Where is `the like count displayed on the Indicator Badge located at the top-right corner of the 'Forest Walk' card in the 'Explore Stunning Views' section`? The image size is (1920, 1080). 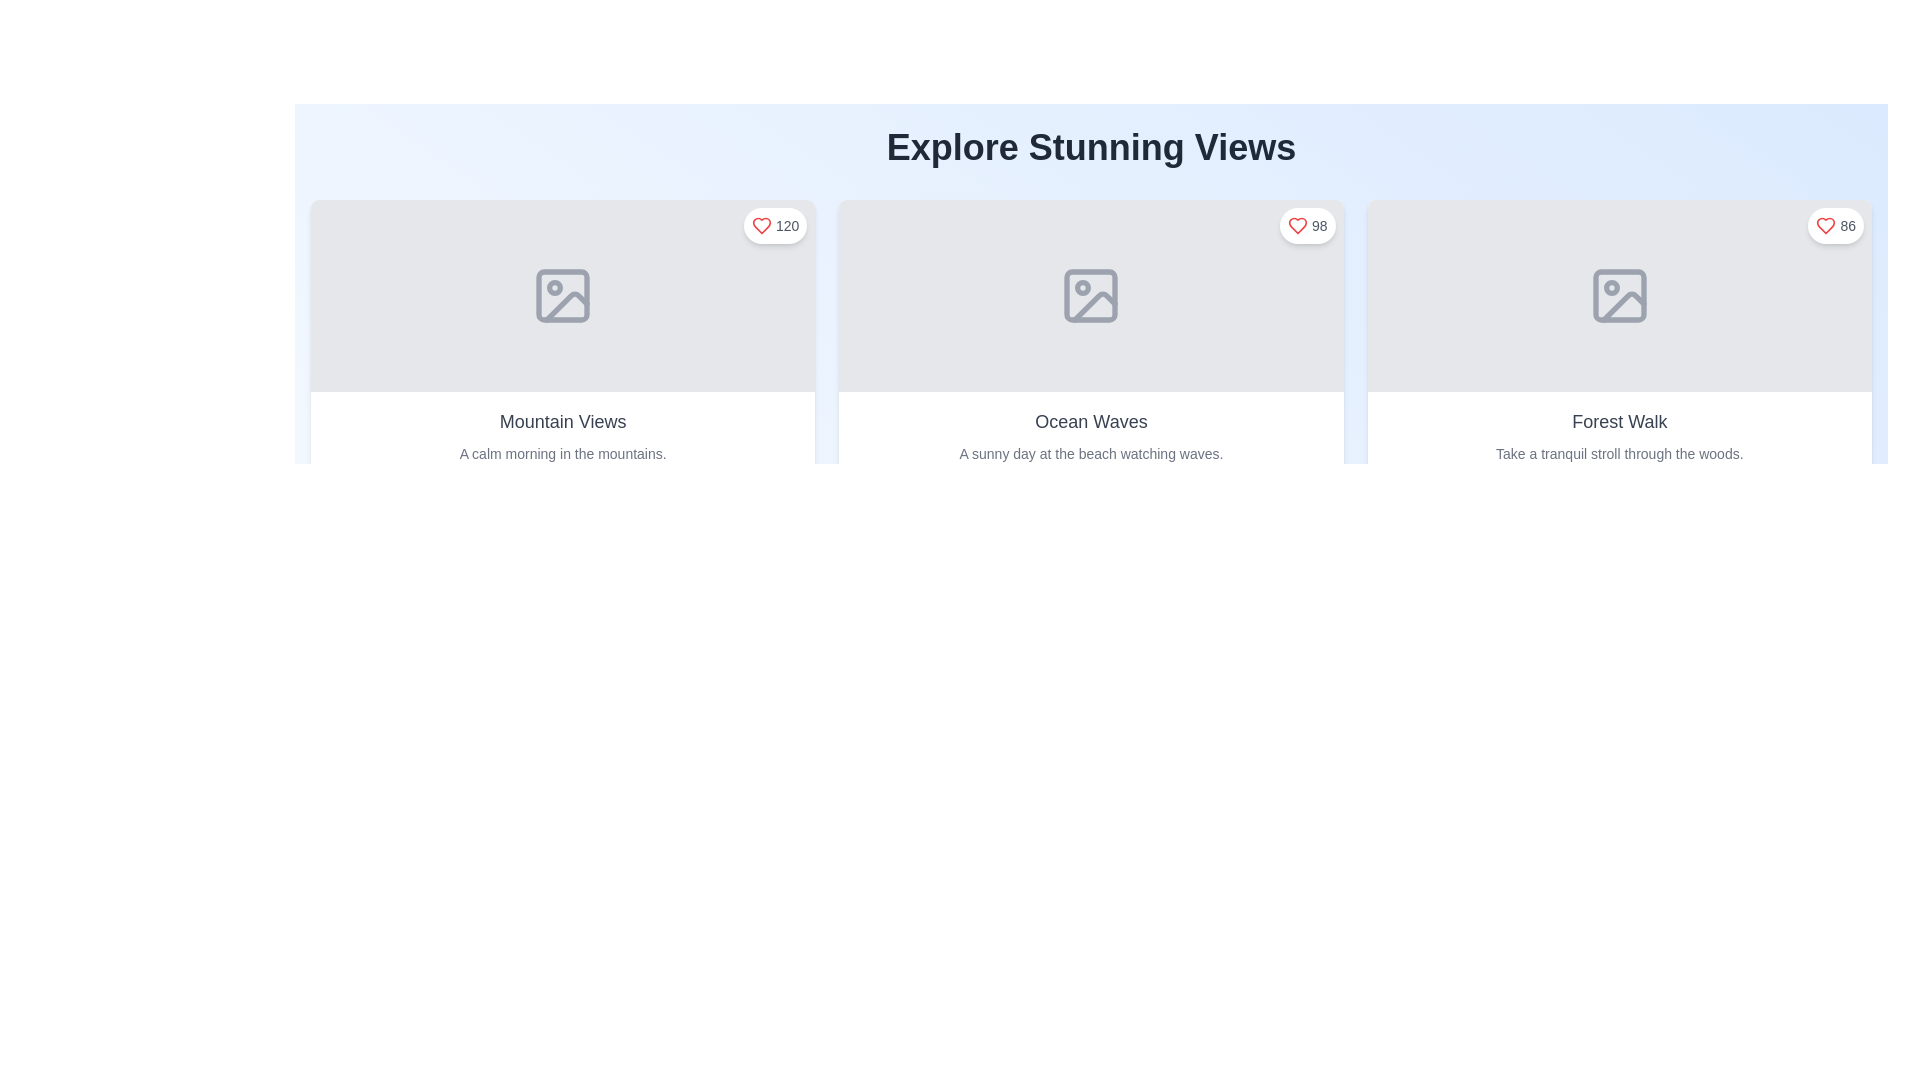
the like count displayed on the Indicator Badge located at the top-right corner of the 'Forest Walk' card in the 'Explore Stunning Views' section is located at coordinates (1836, 225).